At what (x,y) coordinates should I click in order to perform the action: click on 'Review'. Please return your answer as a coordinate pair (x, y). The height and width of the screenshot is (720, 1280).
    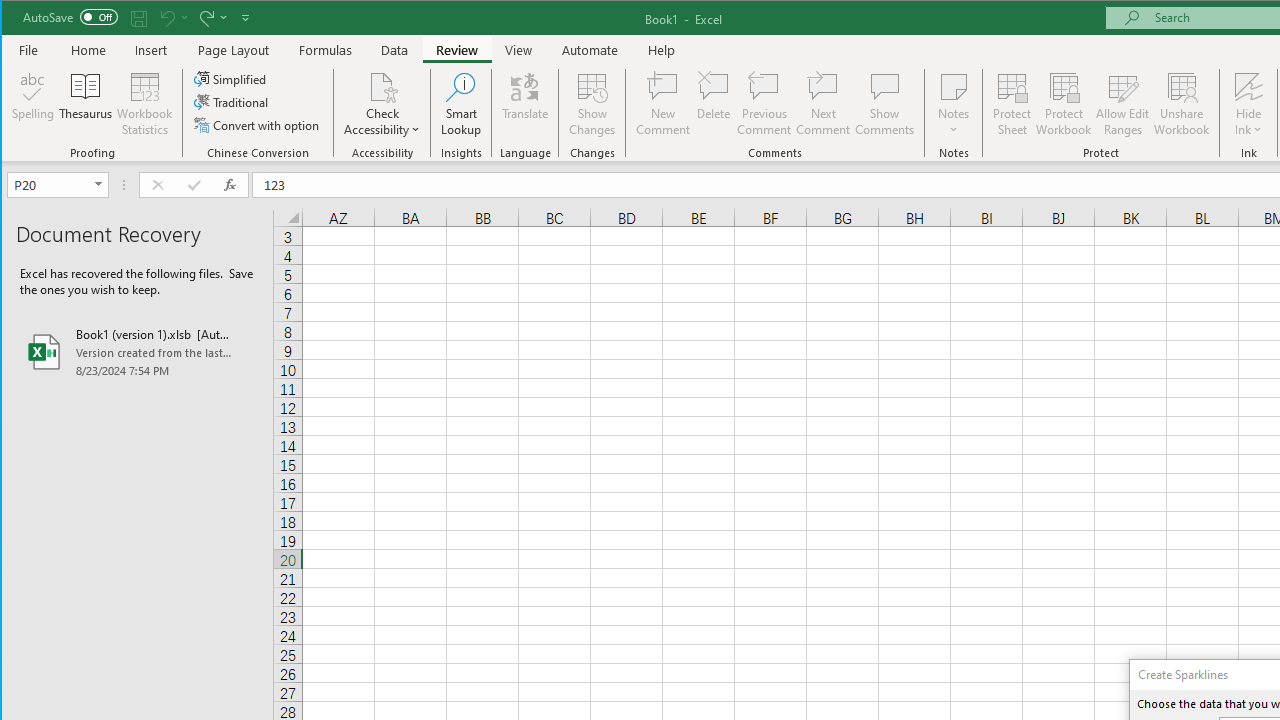
    Looking at the image, I should click on (455, 49).